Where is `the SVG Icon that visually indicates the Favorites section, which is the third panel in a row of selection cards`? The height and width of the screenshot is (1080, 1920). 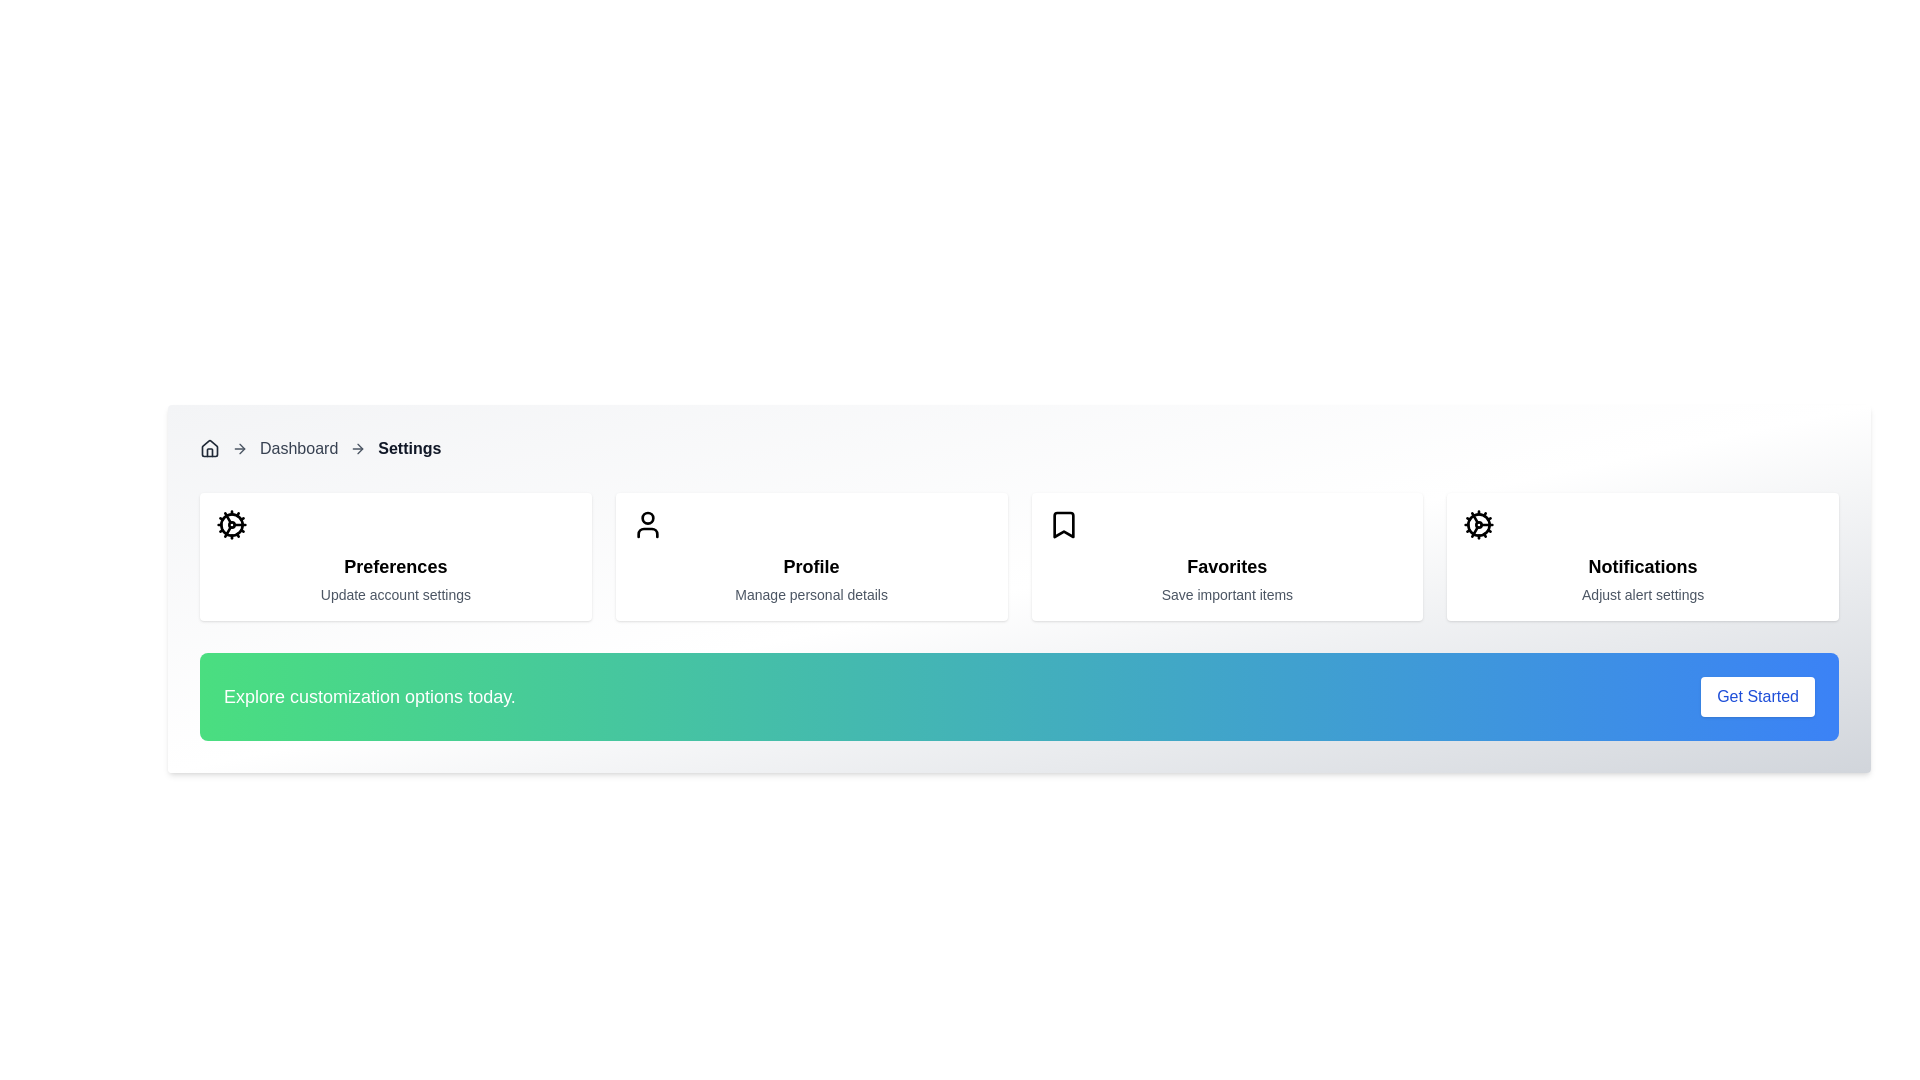
the SVG Icon that visually indicates the Favorites section, which is the third panel in a row of selection cards is located at coordinates (1062, 523).